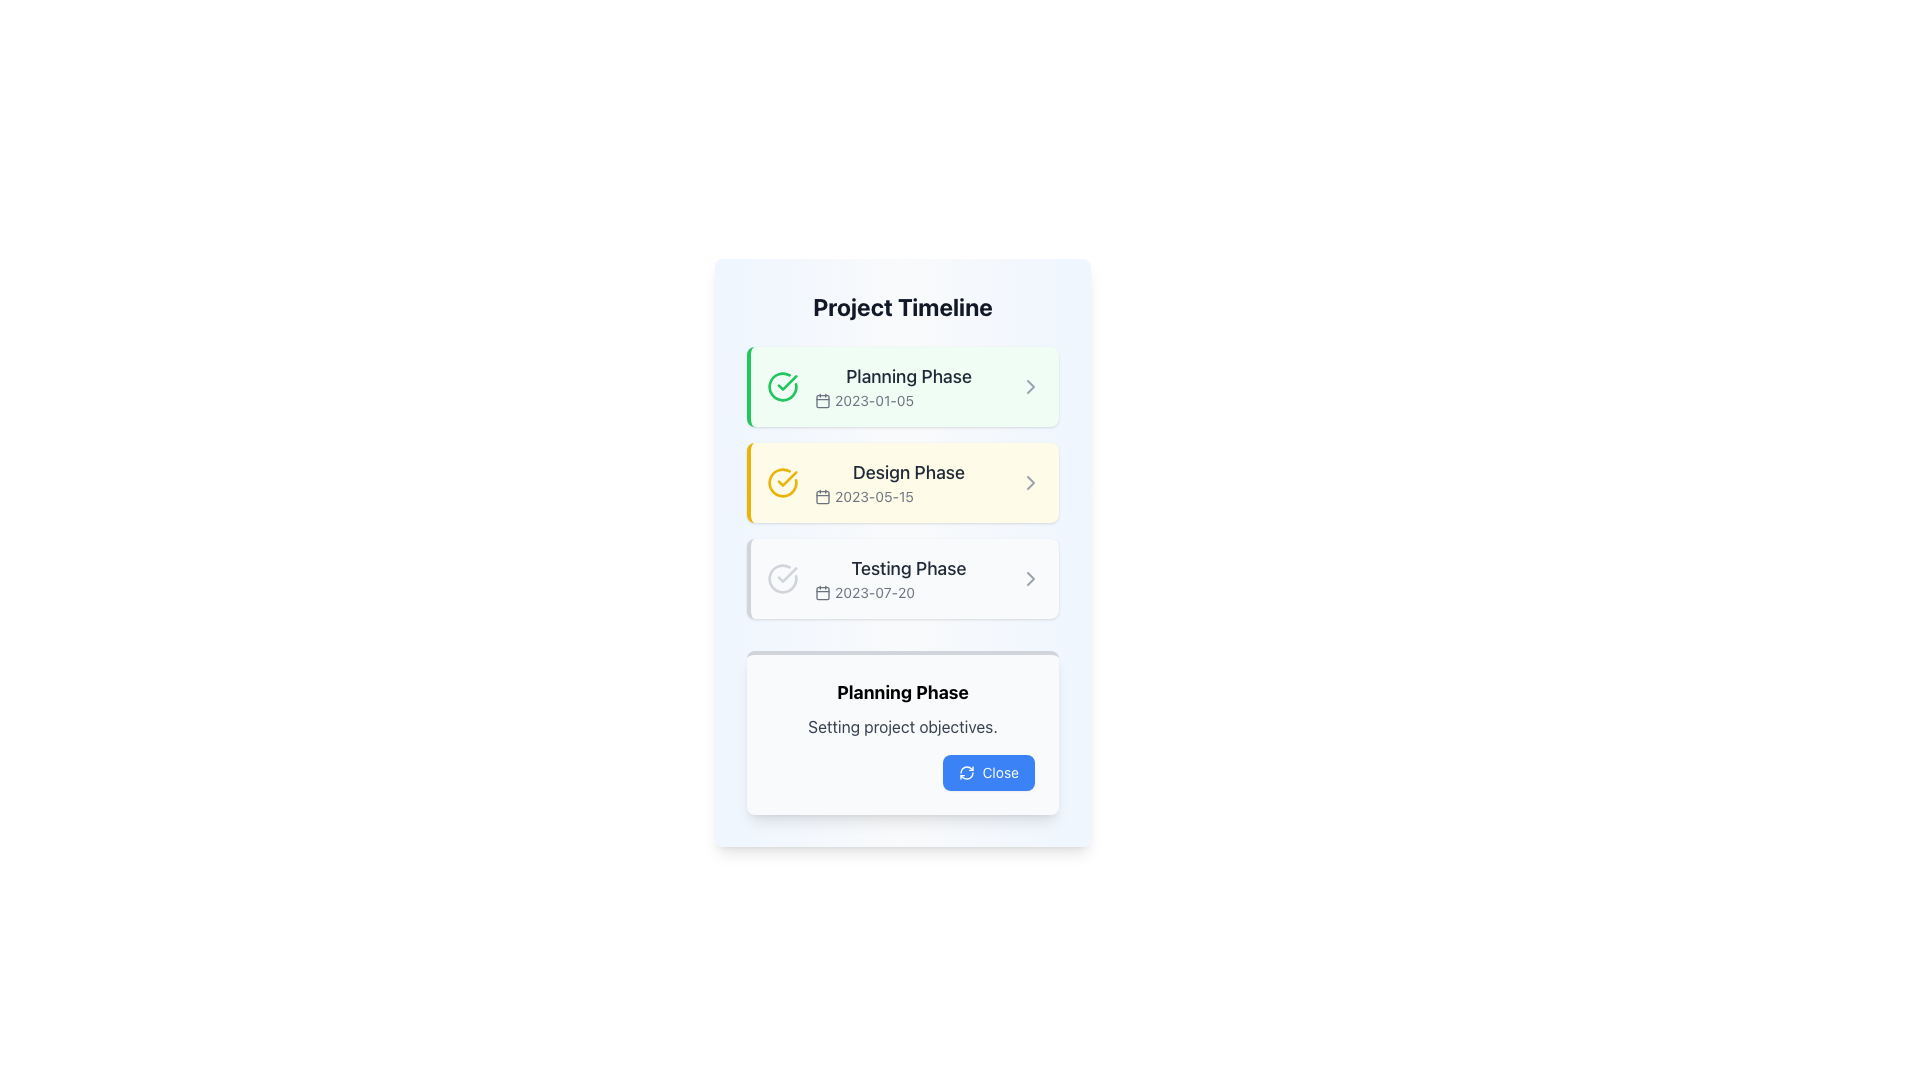  I want to click on the date indicator icon located to the left of the date '2023-07-20' in the 'Testing Phase' timeline entry, which is the third item in the list of phases, so click(822, 592).